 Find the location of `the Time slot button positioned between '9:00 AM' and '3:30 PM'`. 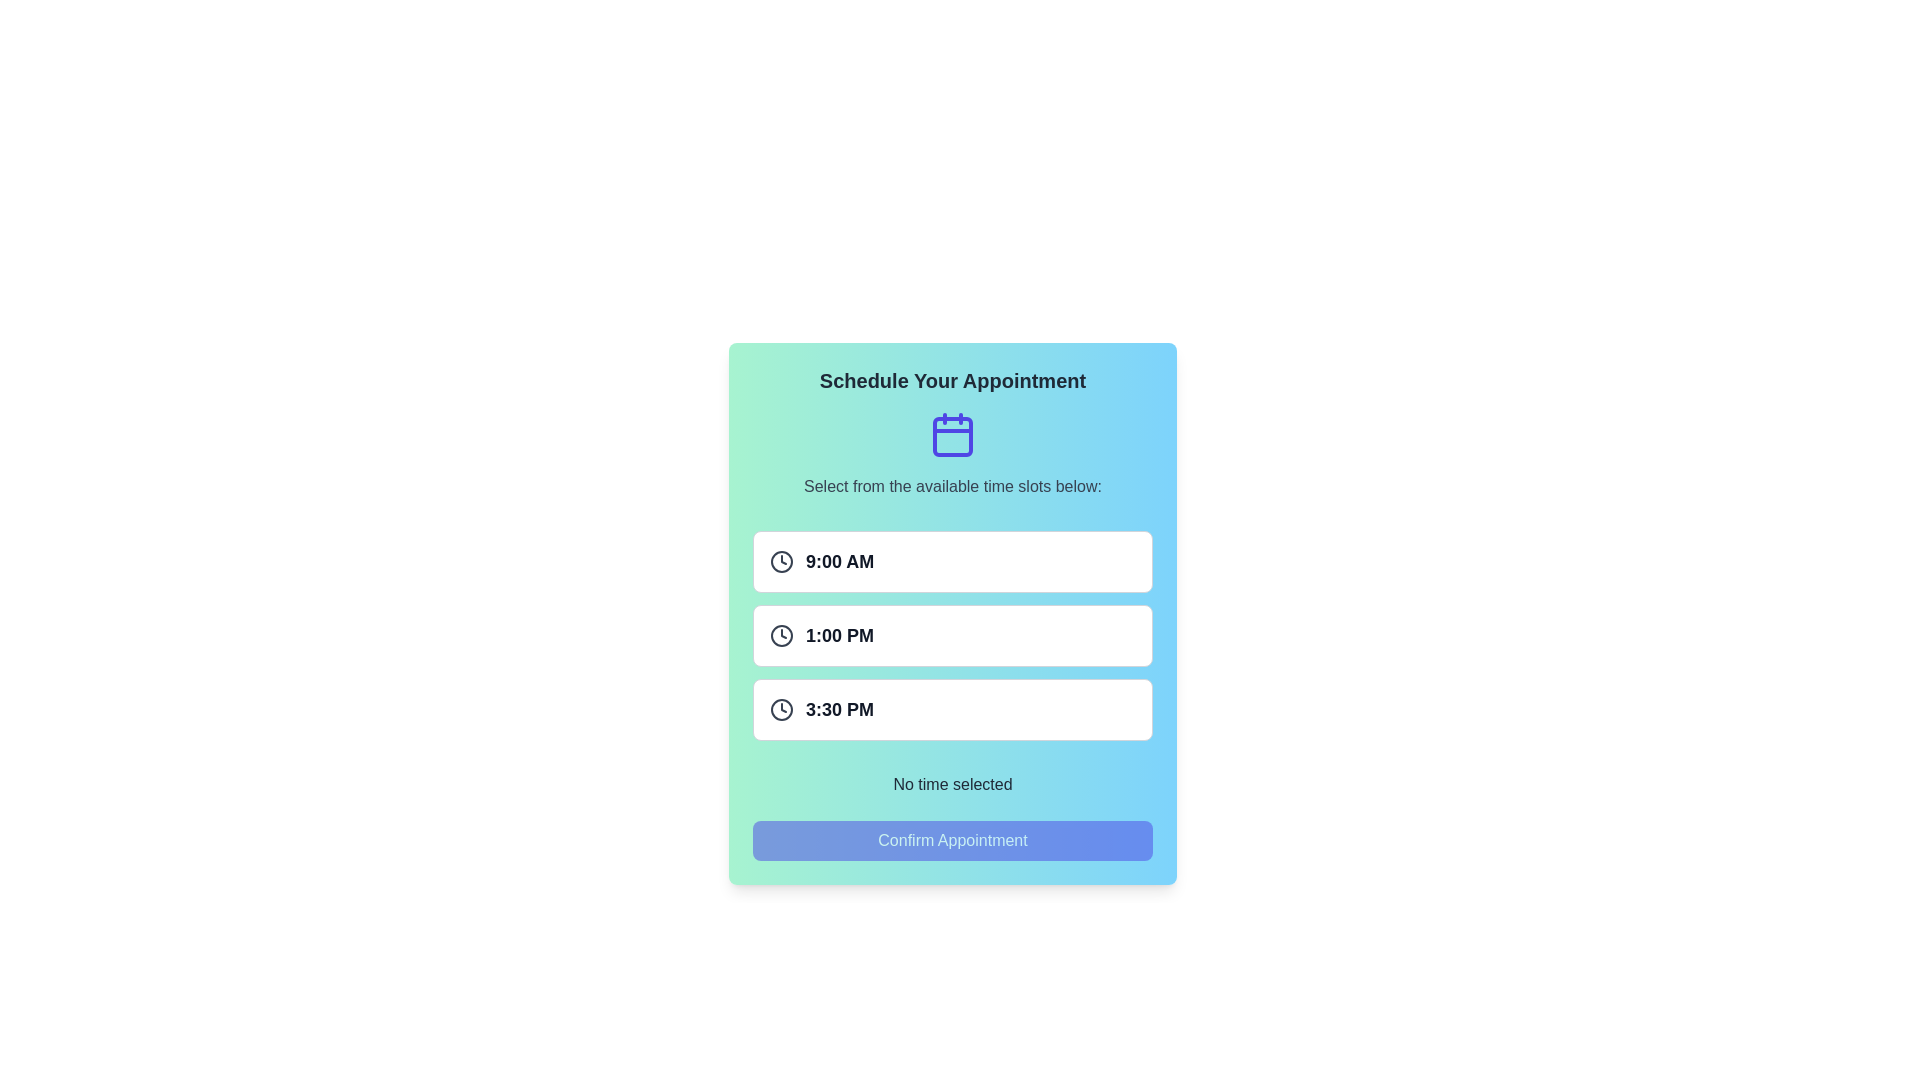

the Time slot button positioned between '9:00 AM' and '3:30 PM' is located at coordinates (952, 636).